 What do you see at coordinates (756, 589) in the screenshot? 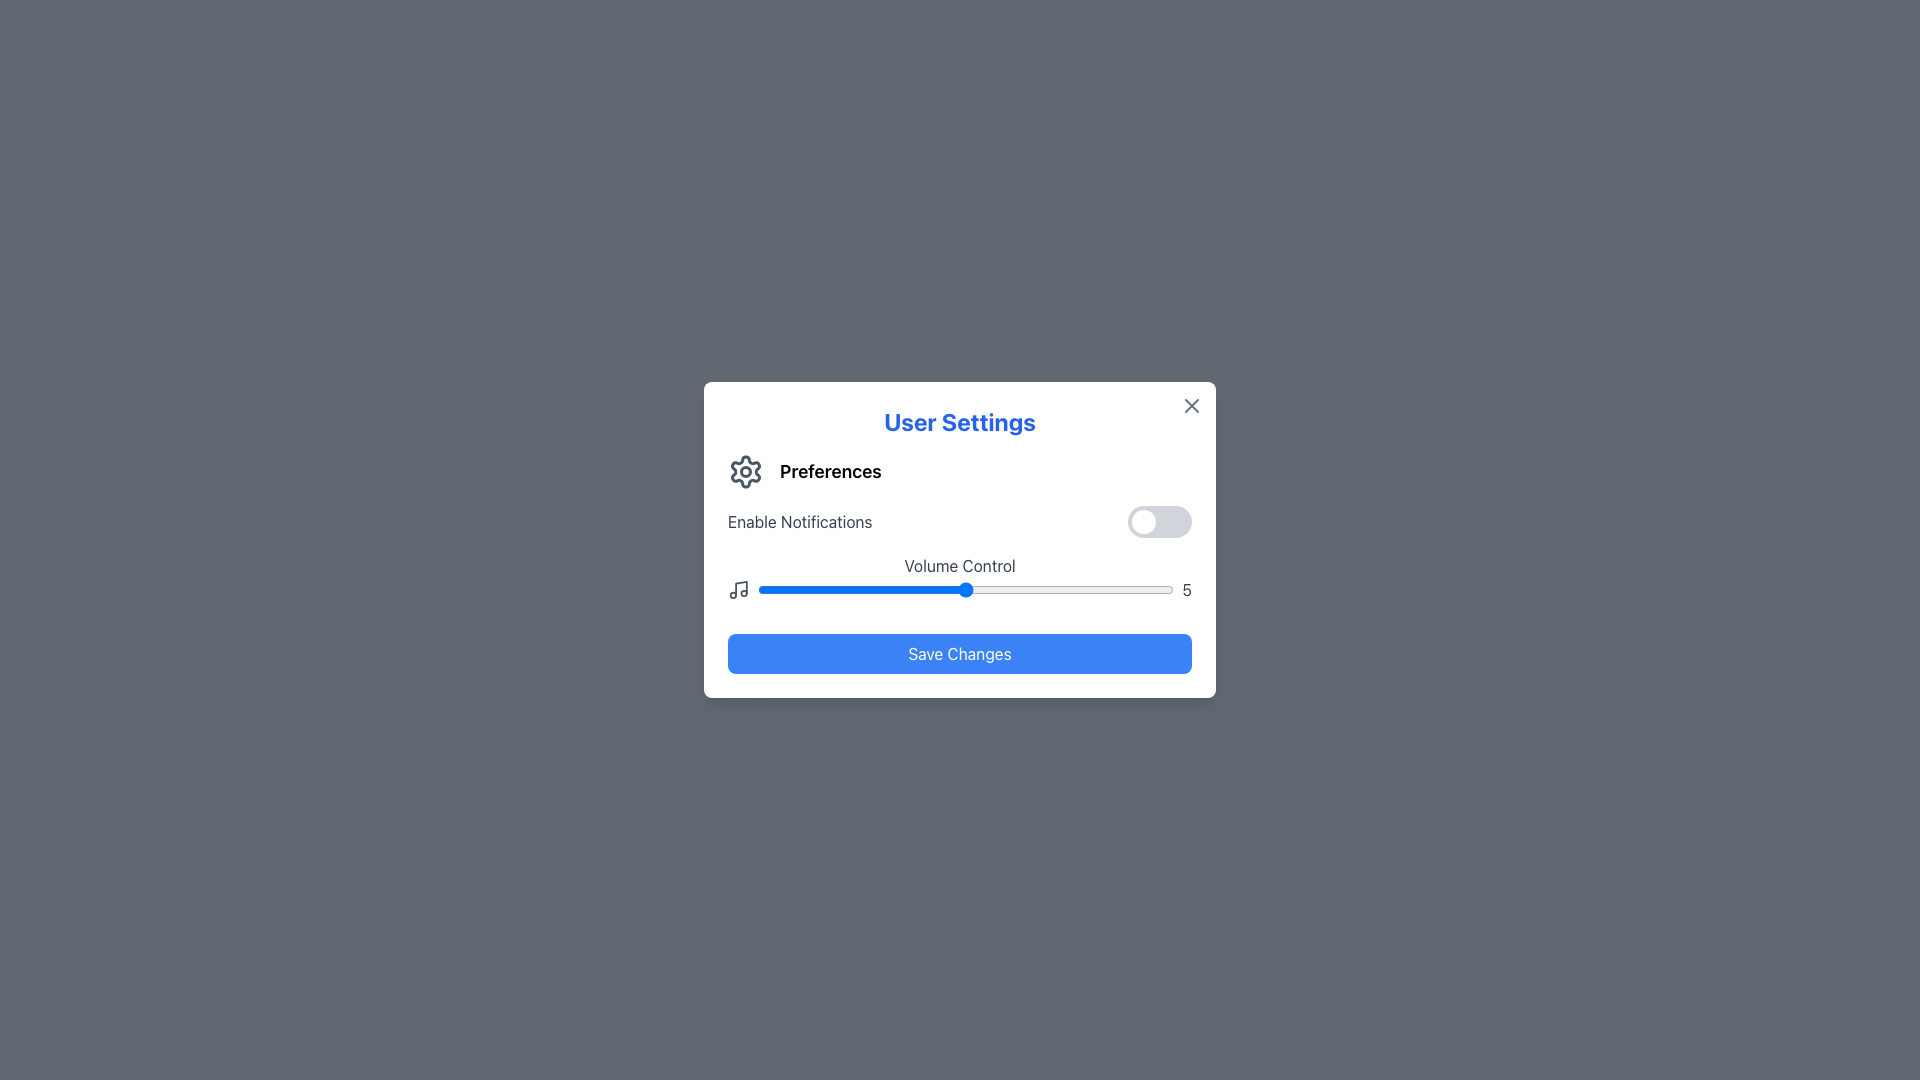
I see `the volume level` at bounding box center [756, 589].